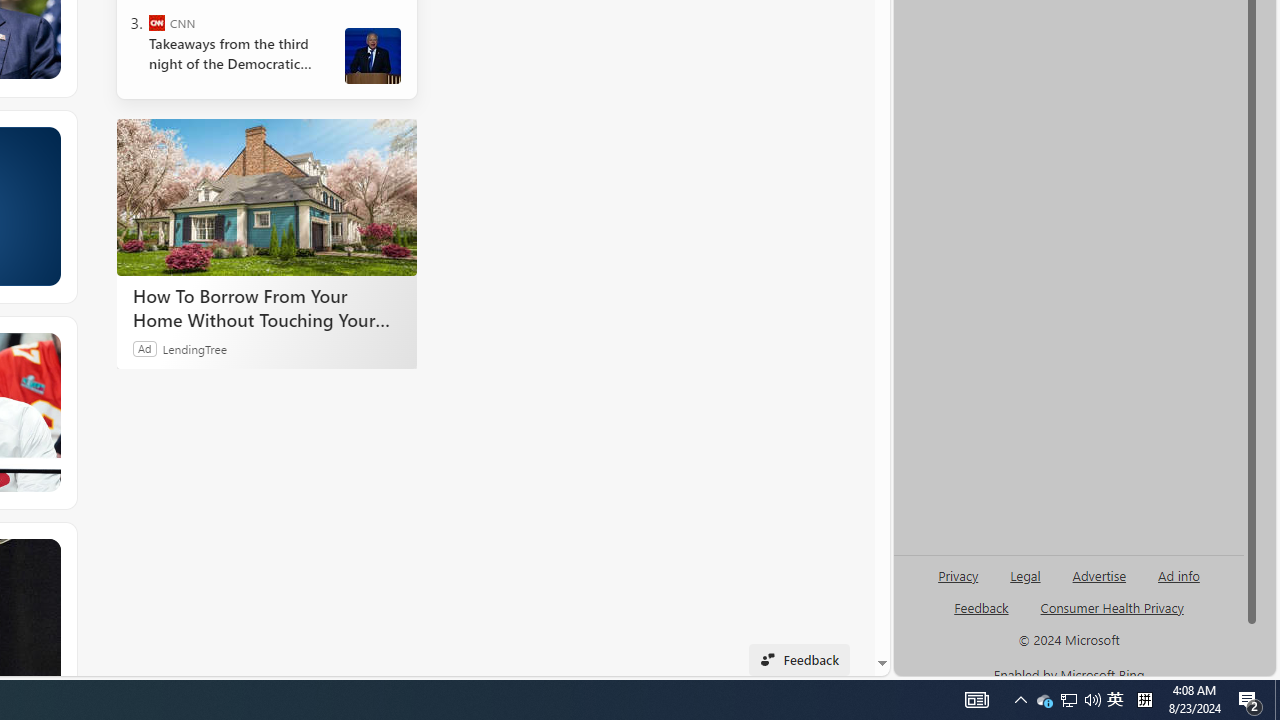 This screenshot has height=720, width=1280. I want to click on 'LendingTree', so click(195, 347).